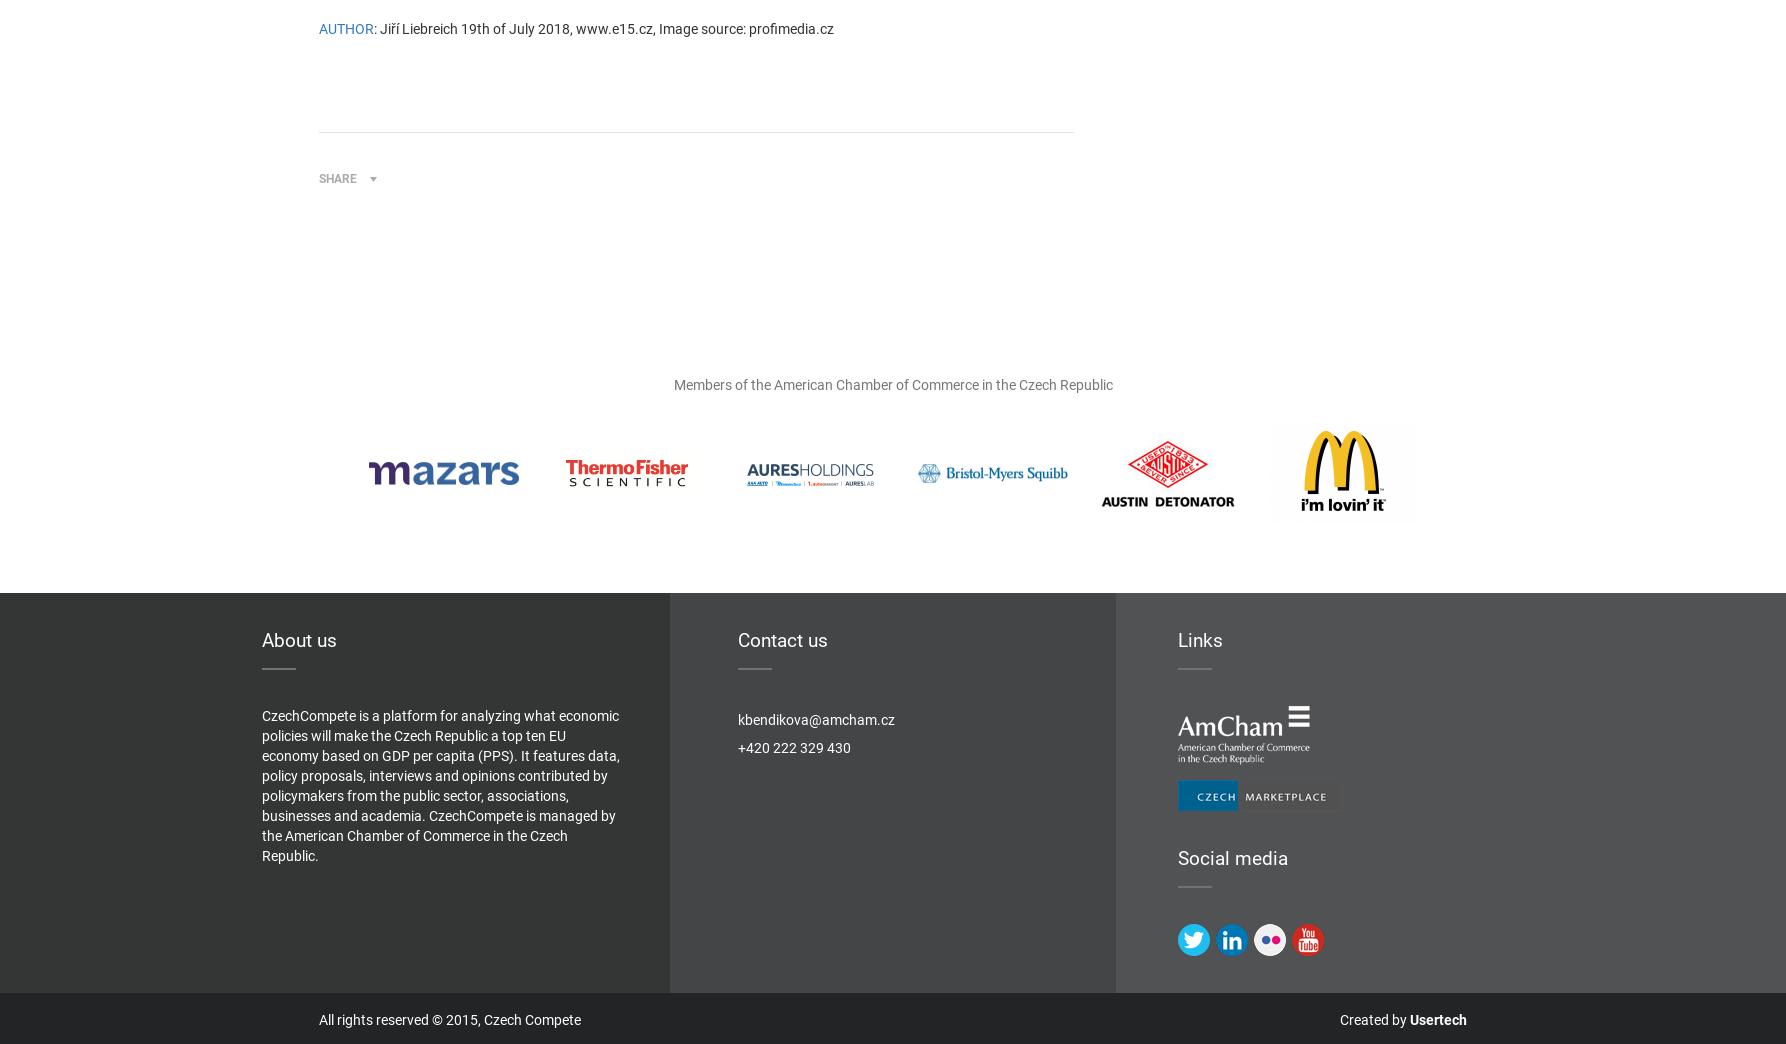  Describe the element at coordinates (814, 720) in the screenshot. I see `'kbendikova@amcham.cz'` at that location.